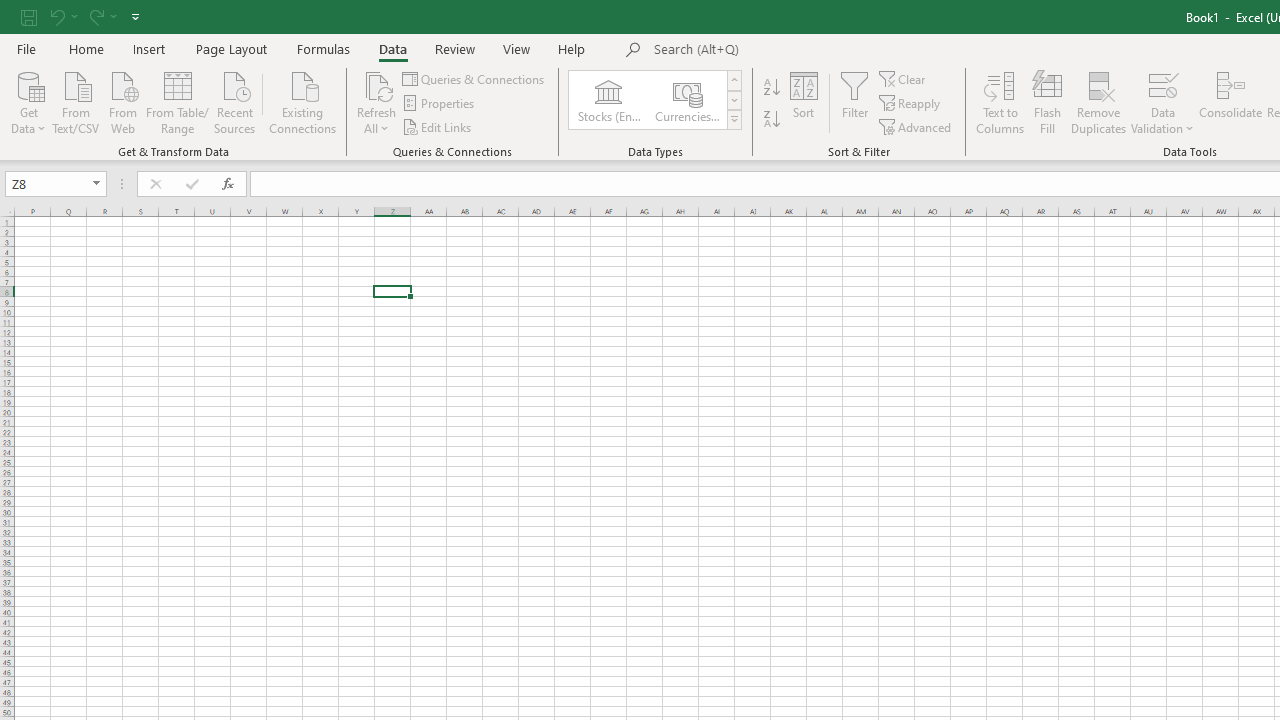  I want to click on 'Stocks (English)', so click(607, 100).